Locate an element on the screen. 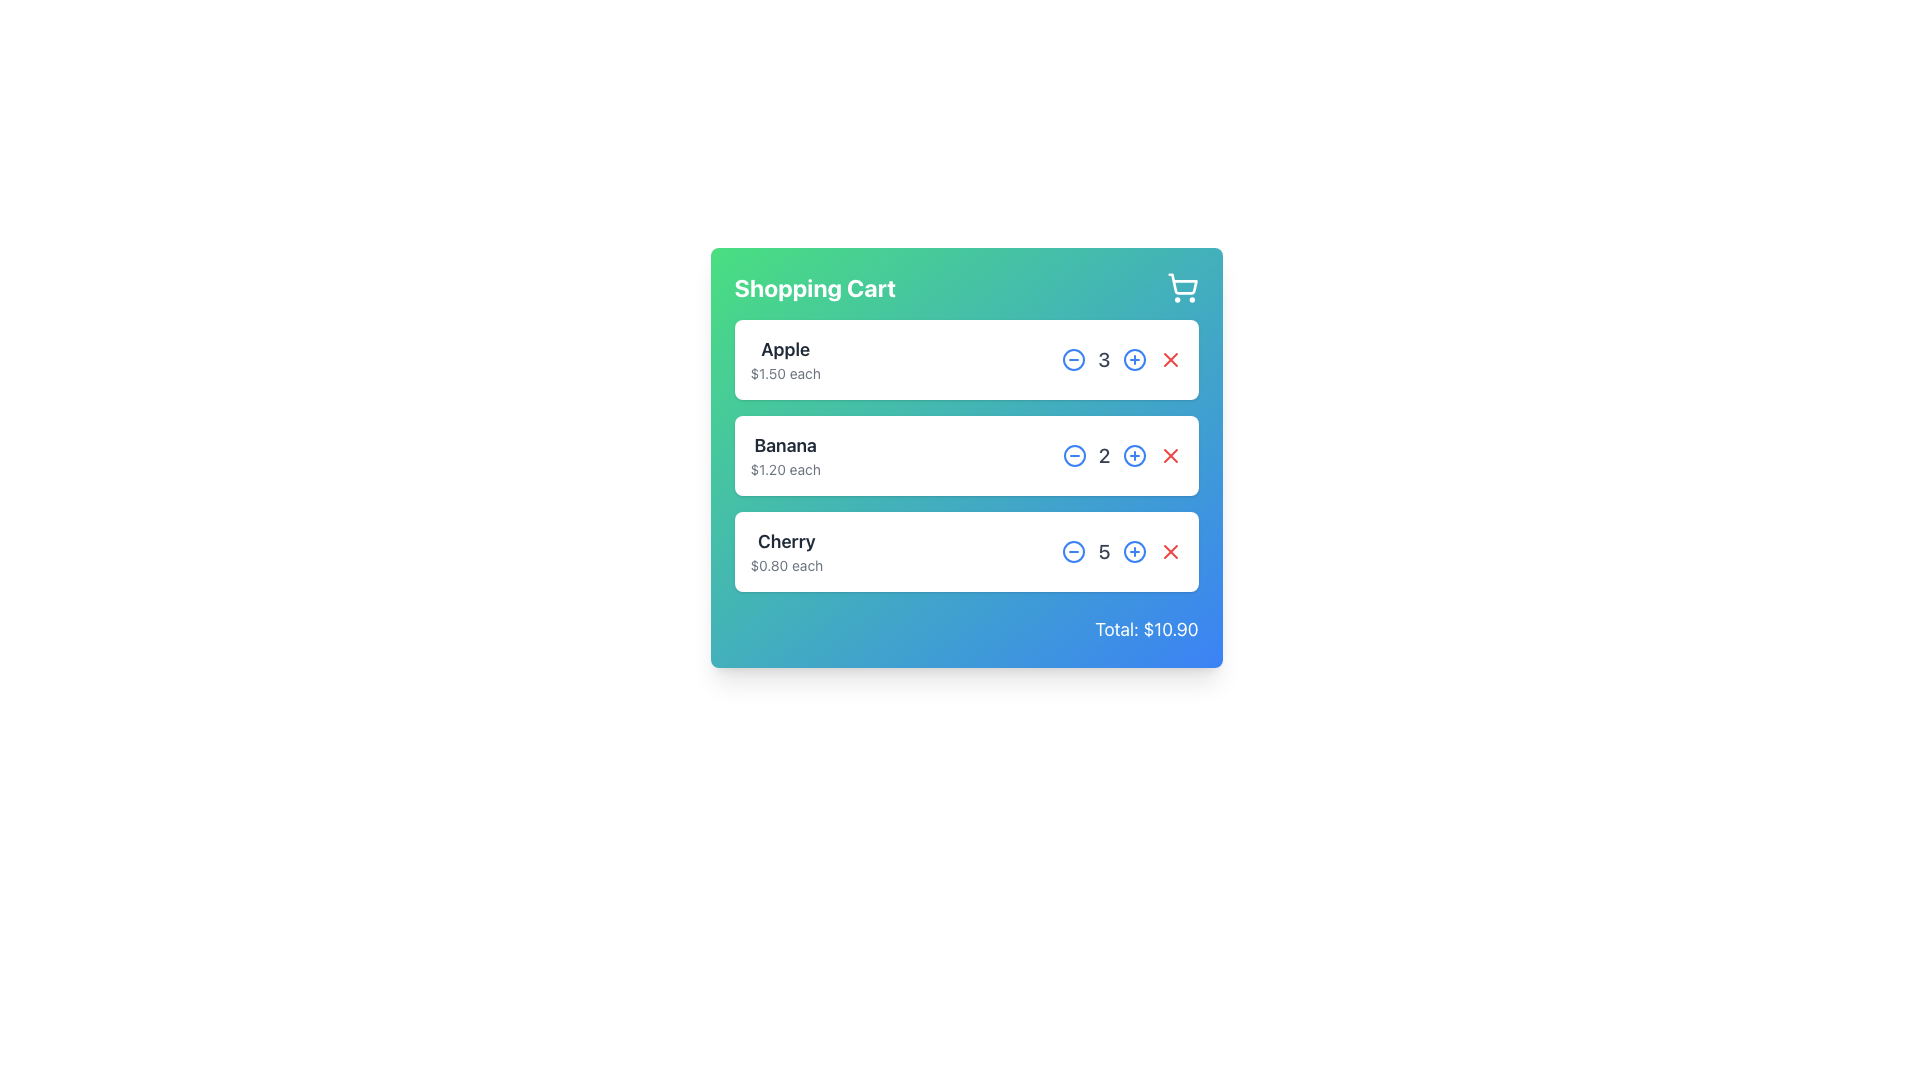 This screenshot has height=1080, width=1920. the SVG Circle representing the outer boundary of the minus icon for the 'Cherry' item is located at coordinates (1073, 551).